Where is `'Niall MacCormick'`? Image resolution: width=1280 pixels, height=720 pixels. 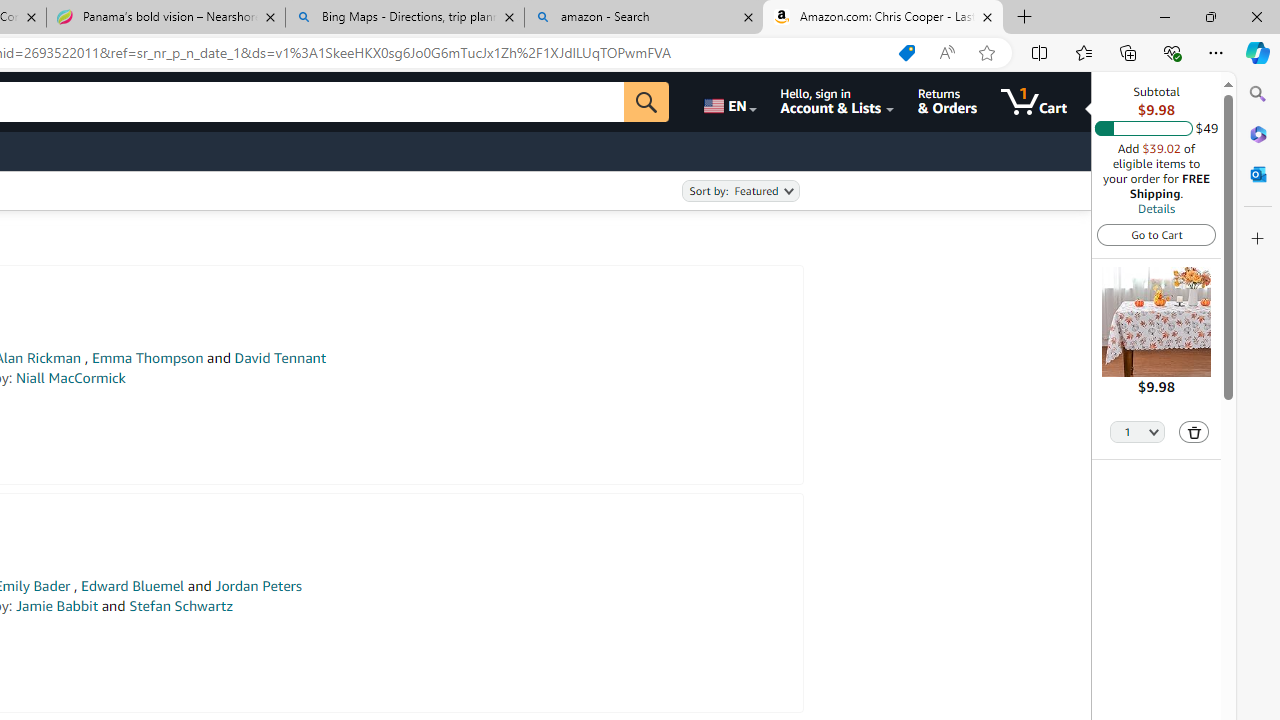 'Niall MacCormick' is located at coordinates (70, 378).